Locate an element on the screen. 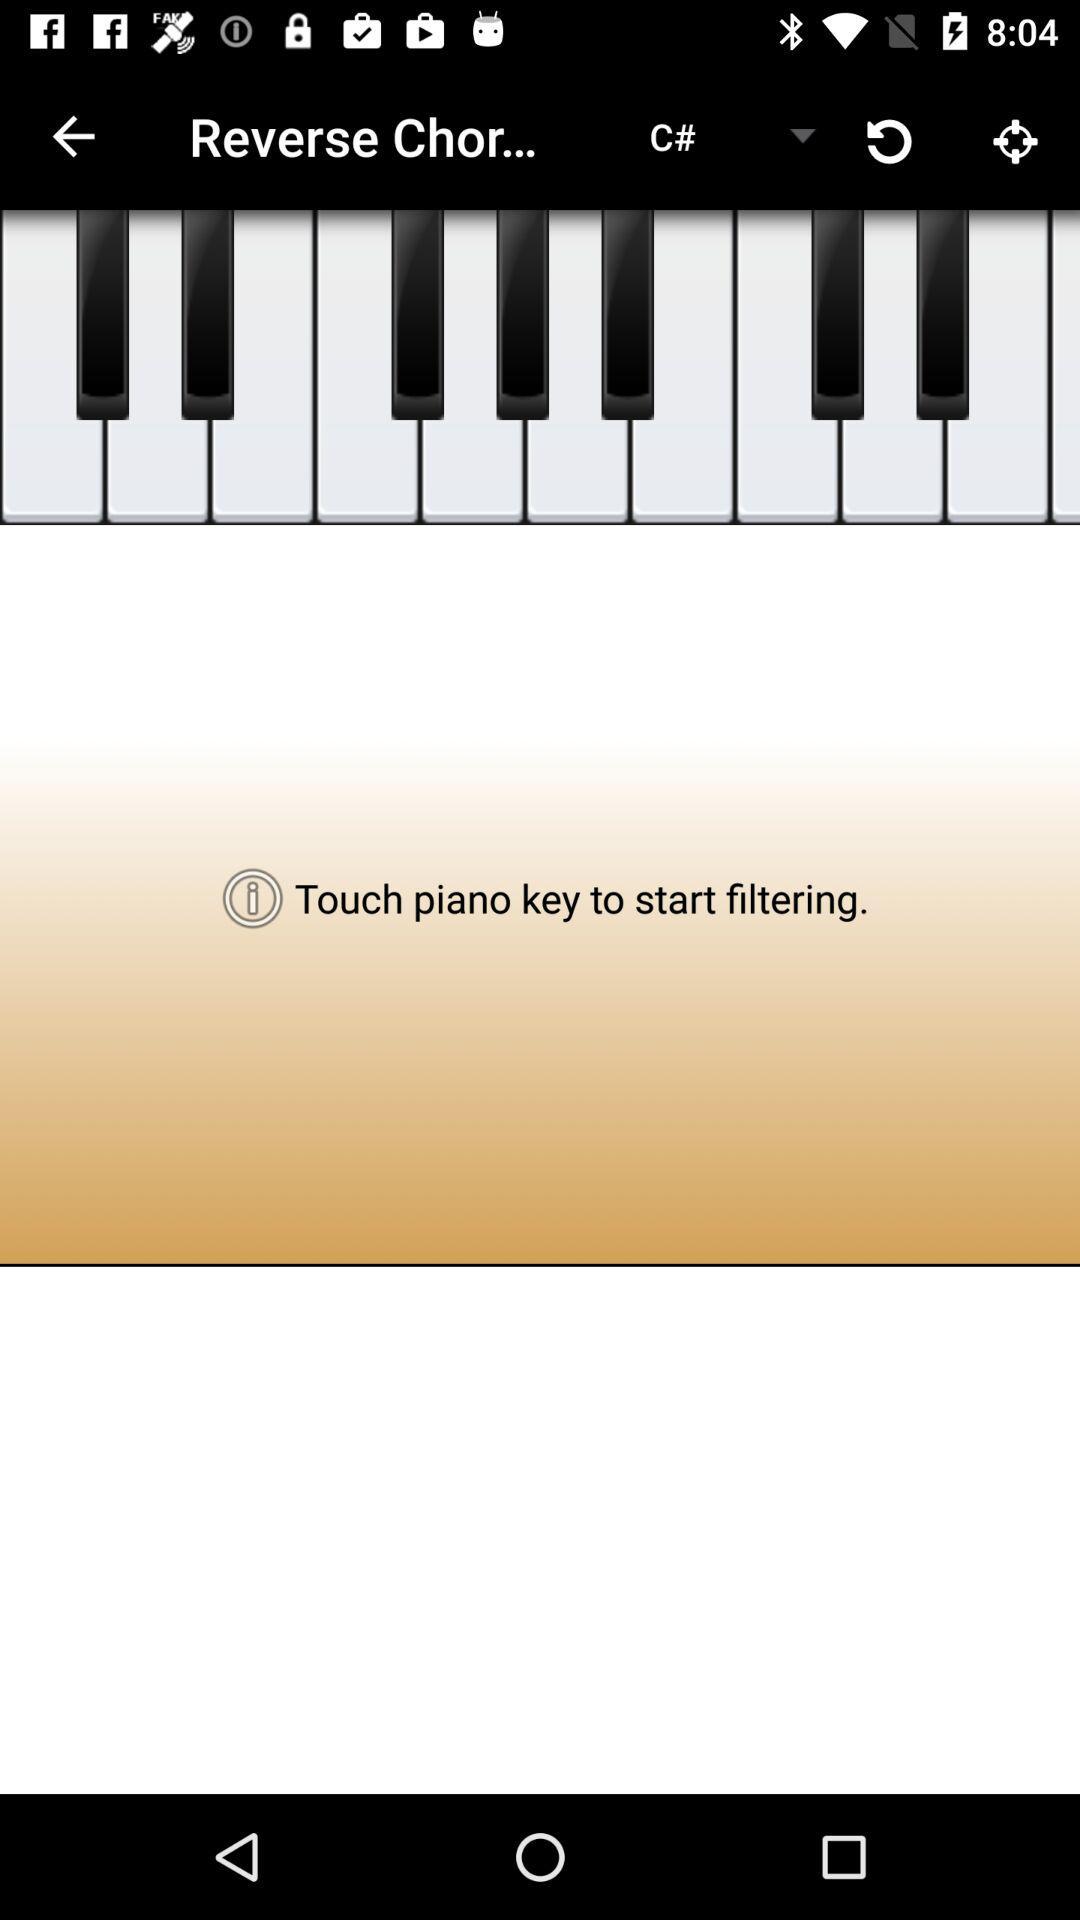  touch piano to start playing is located at coordinates (51, 367).